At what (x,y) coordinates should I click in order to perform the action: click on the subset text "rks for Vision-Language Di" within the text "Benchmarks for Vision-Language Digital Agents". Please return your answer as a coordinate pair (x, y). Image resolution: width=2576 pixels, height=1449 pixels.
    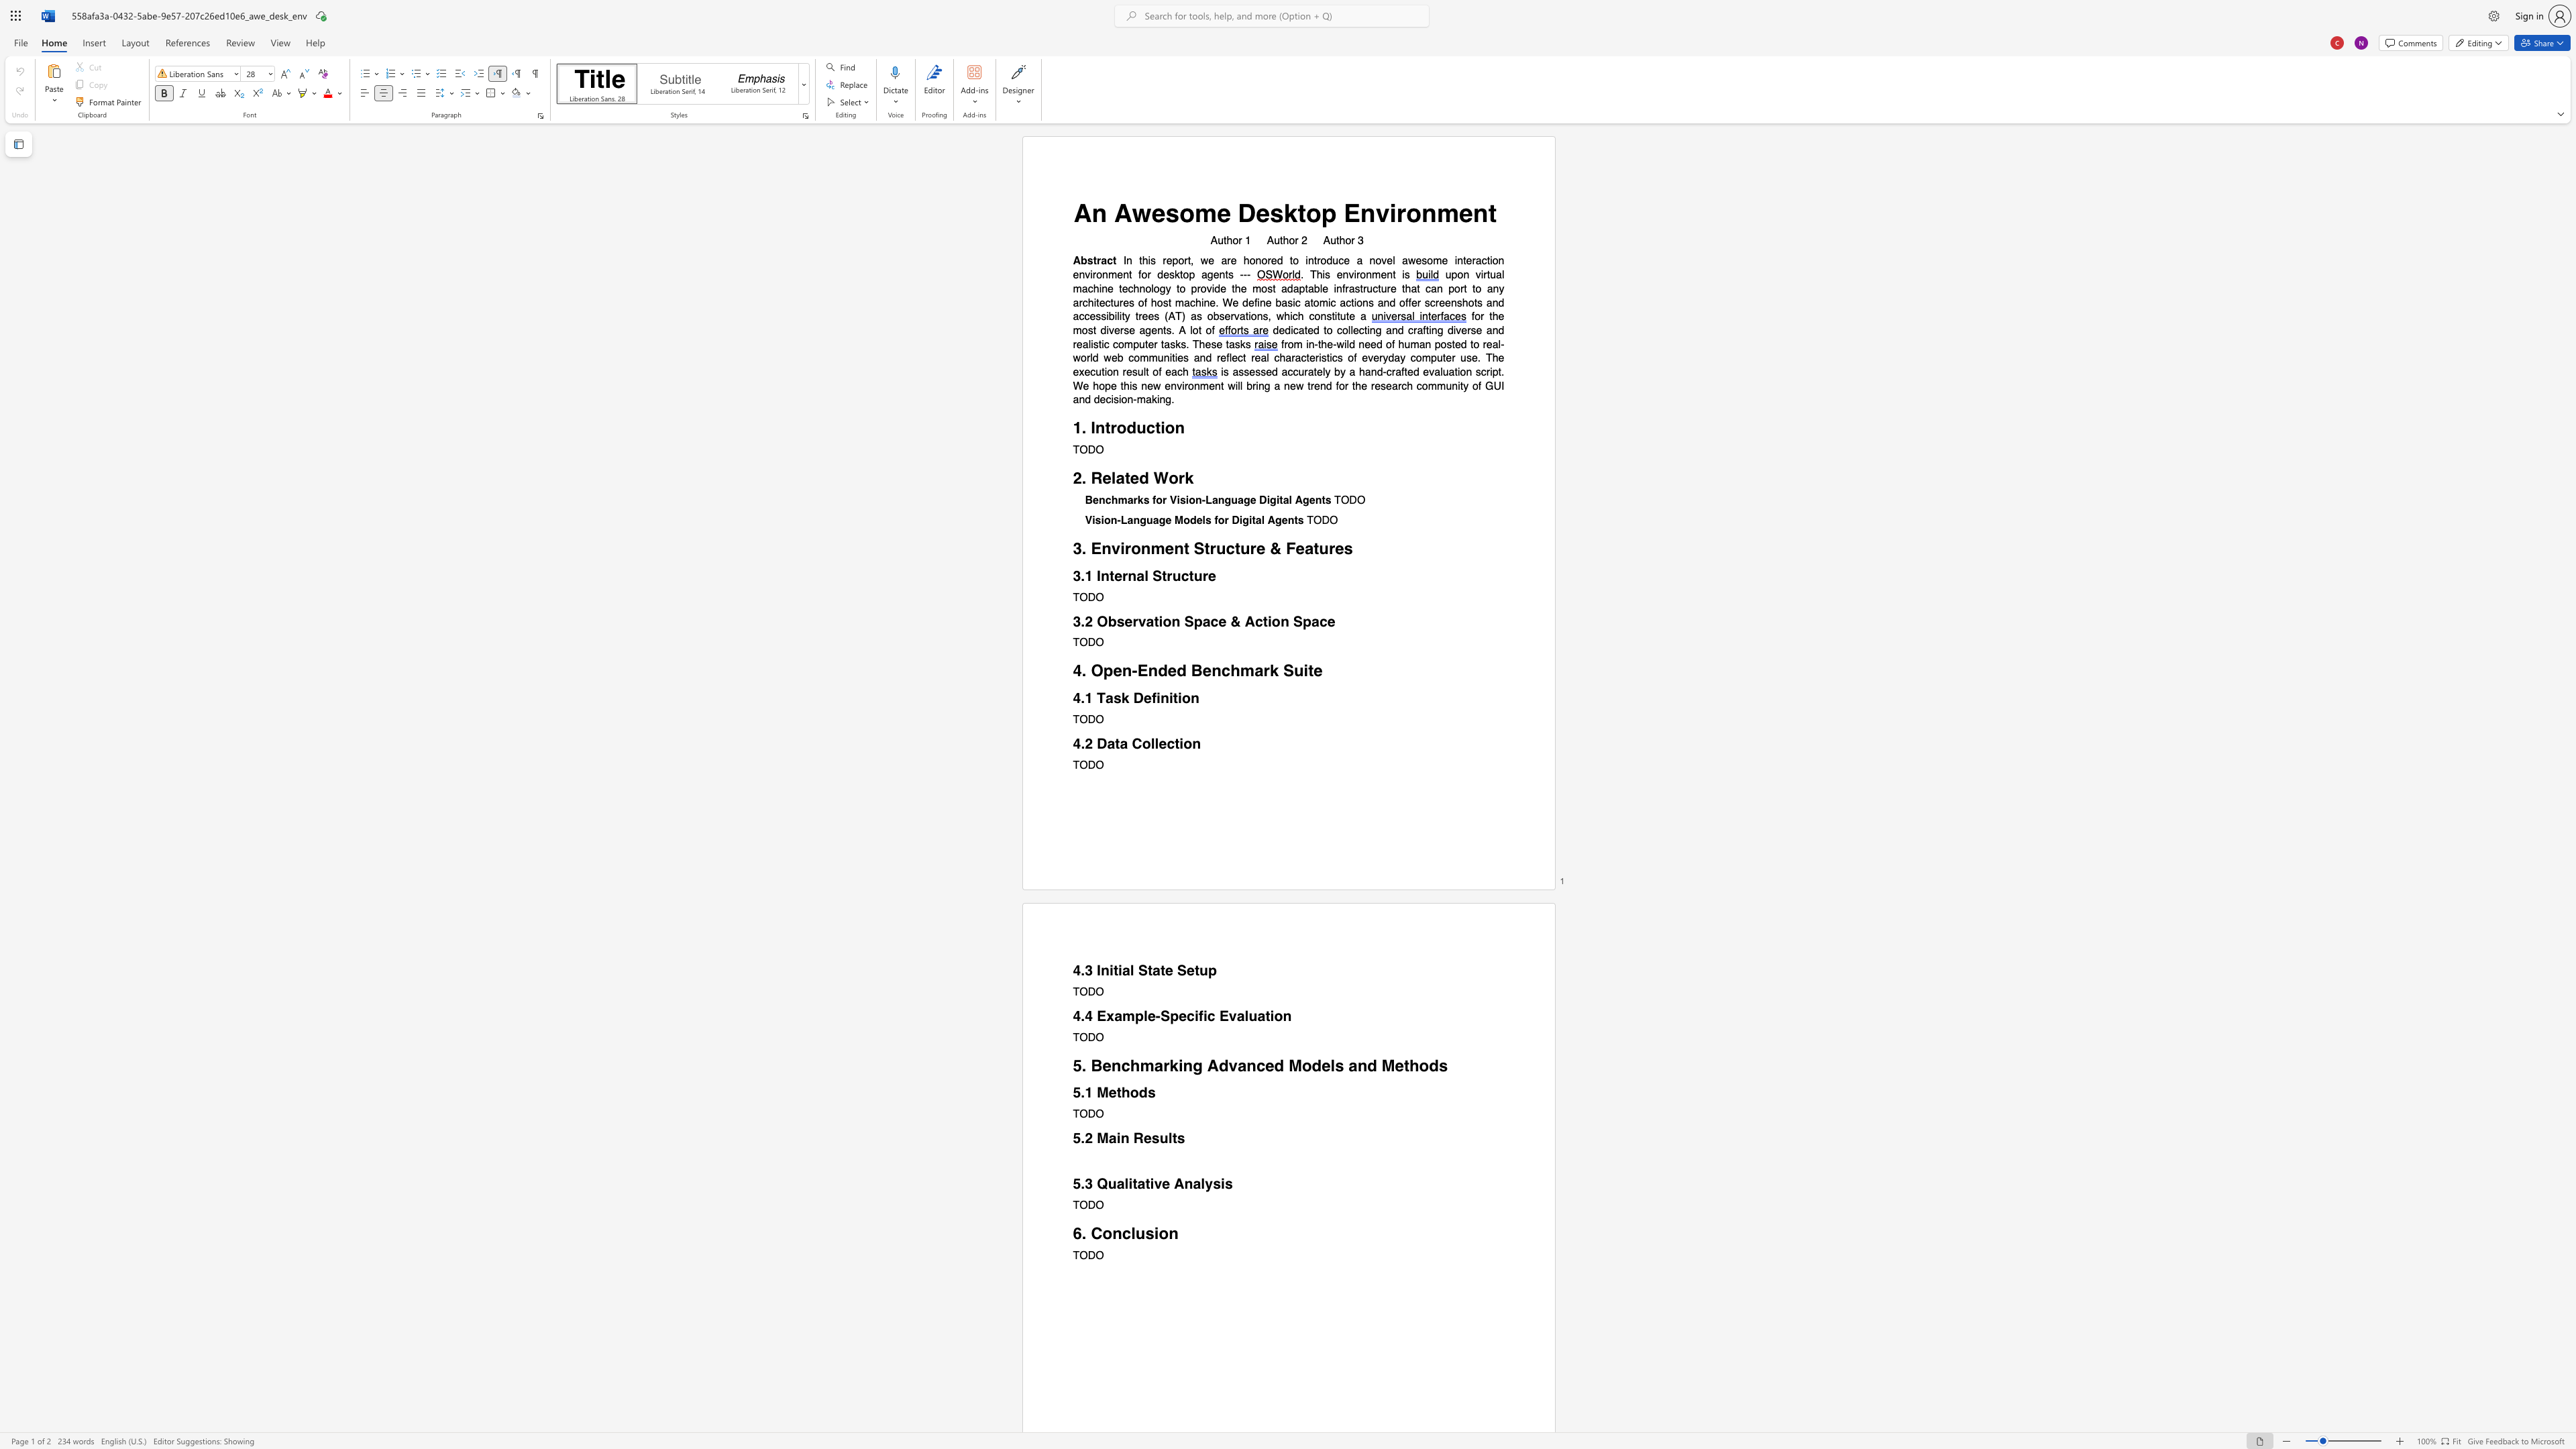
    Looking at the image, I should click on (1132, 500).